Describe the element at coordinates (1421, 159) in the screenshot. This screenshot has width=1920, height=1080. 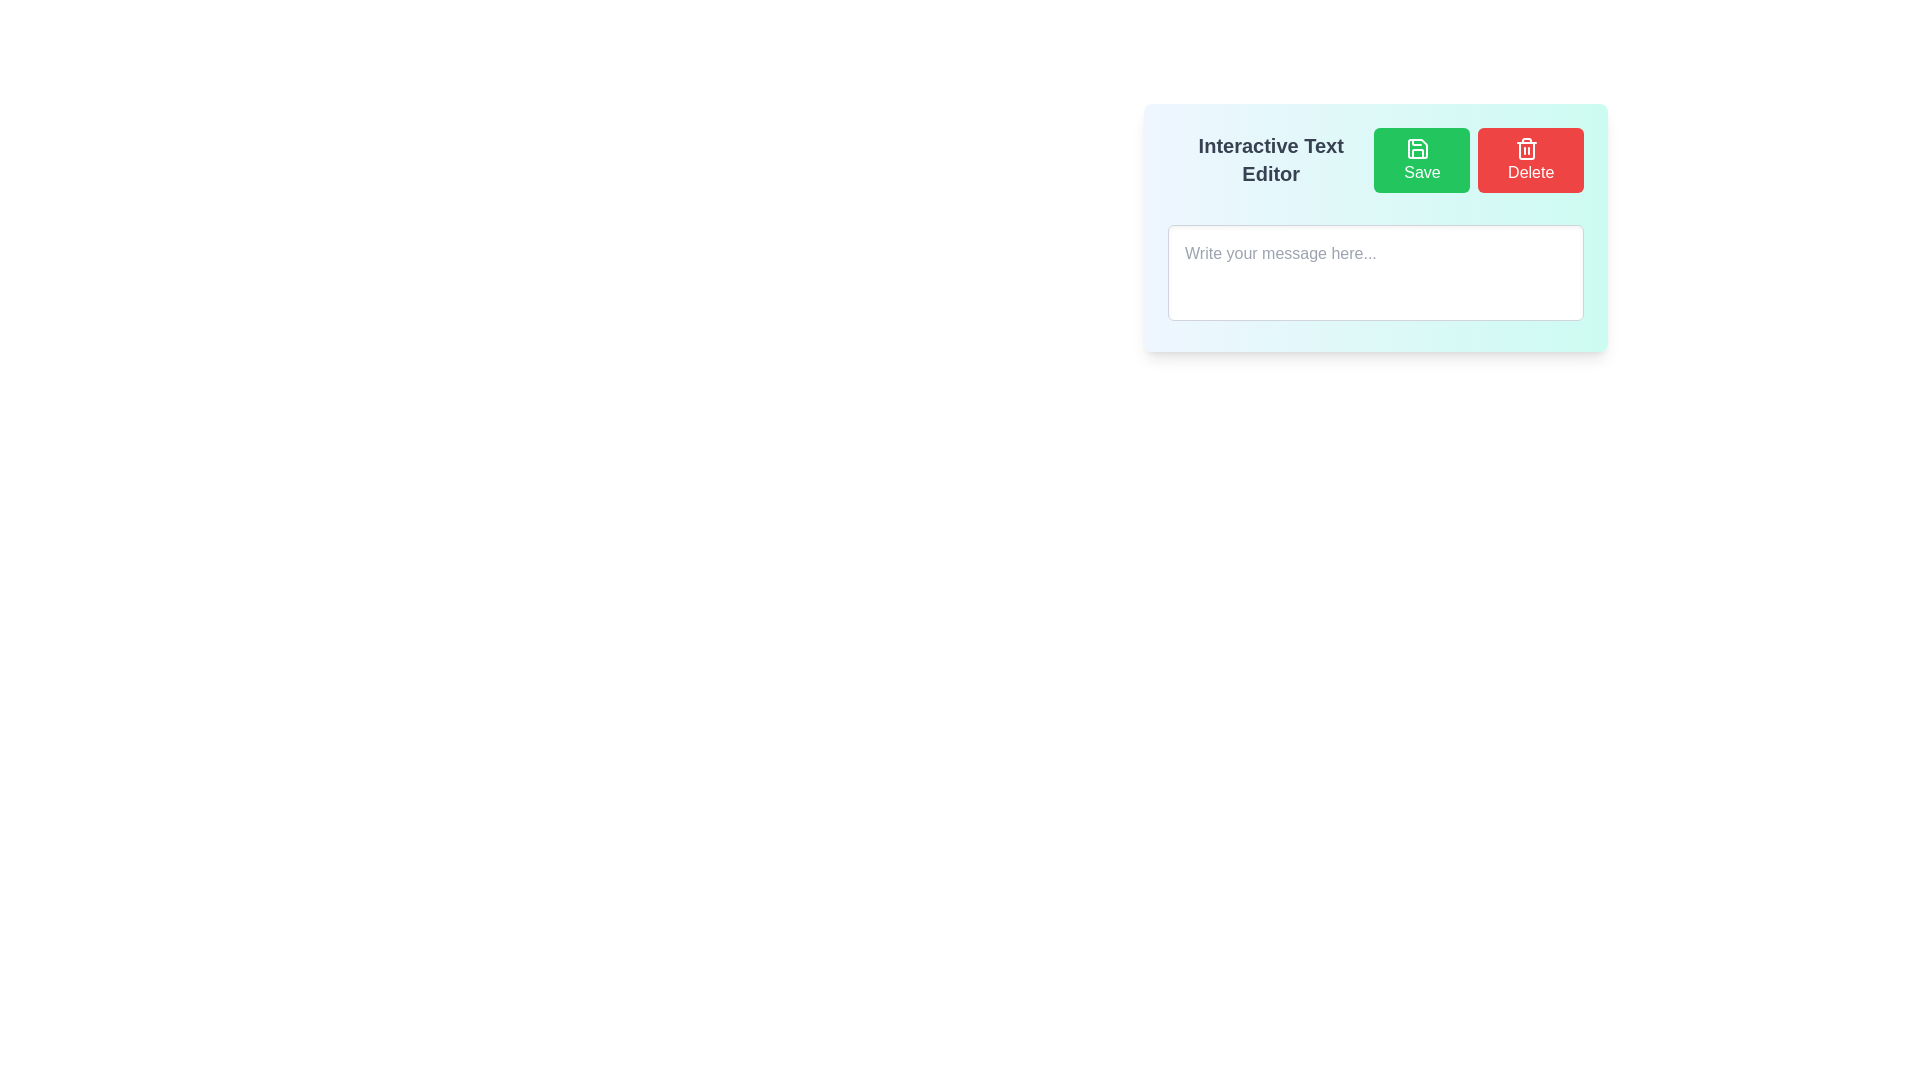
I see `the 'Save' button located in the top-right section of the 'Interactive Text Editor' card` at that location.